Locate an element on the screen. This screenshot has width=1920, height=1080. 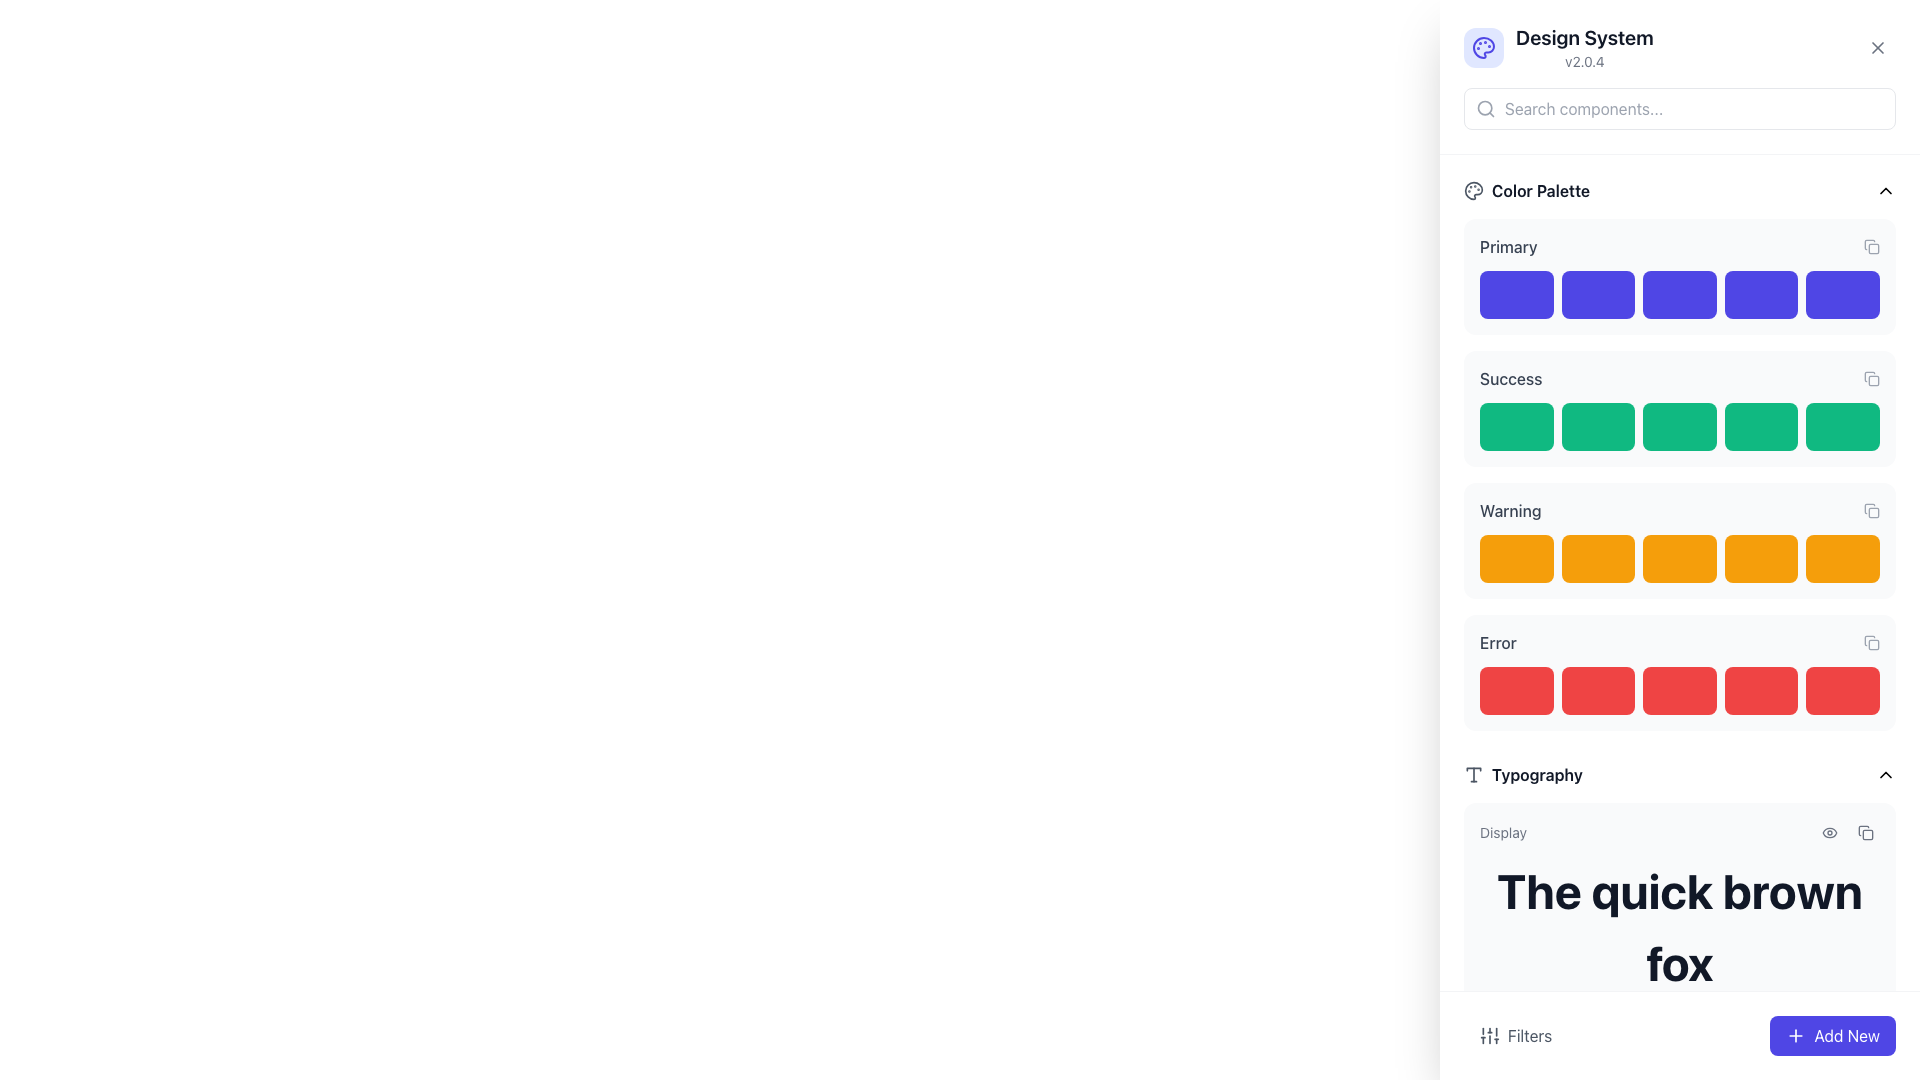
the third color swatch in the Warning palette, which is positioned centrally with two blocks on either side is located at coordinates (1680, 559).